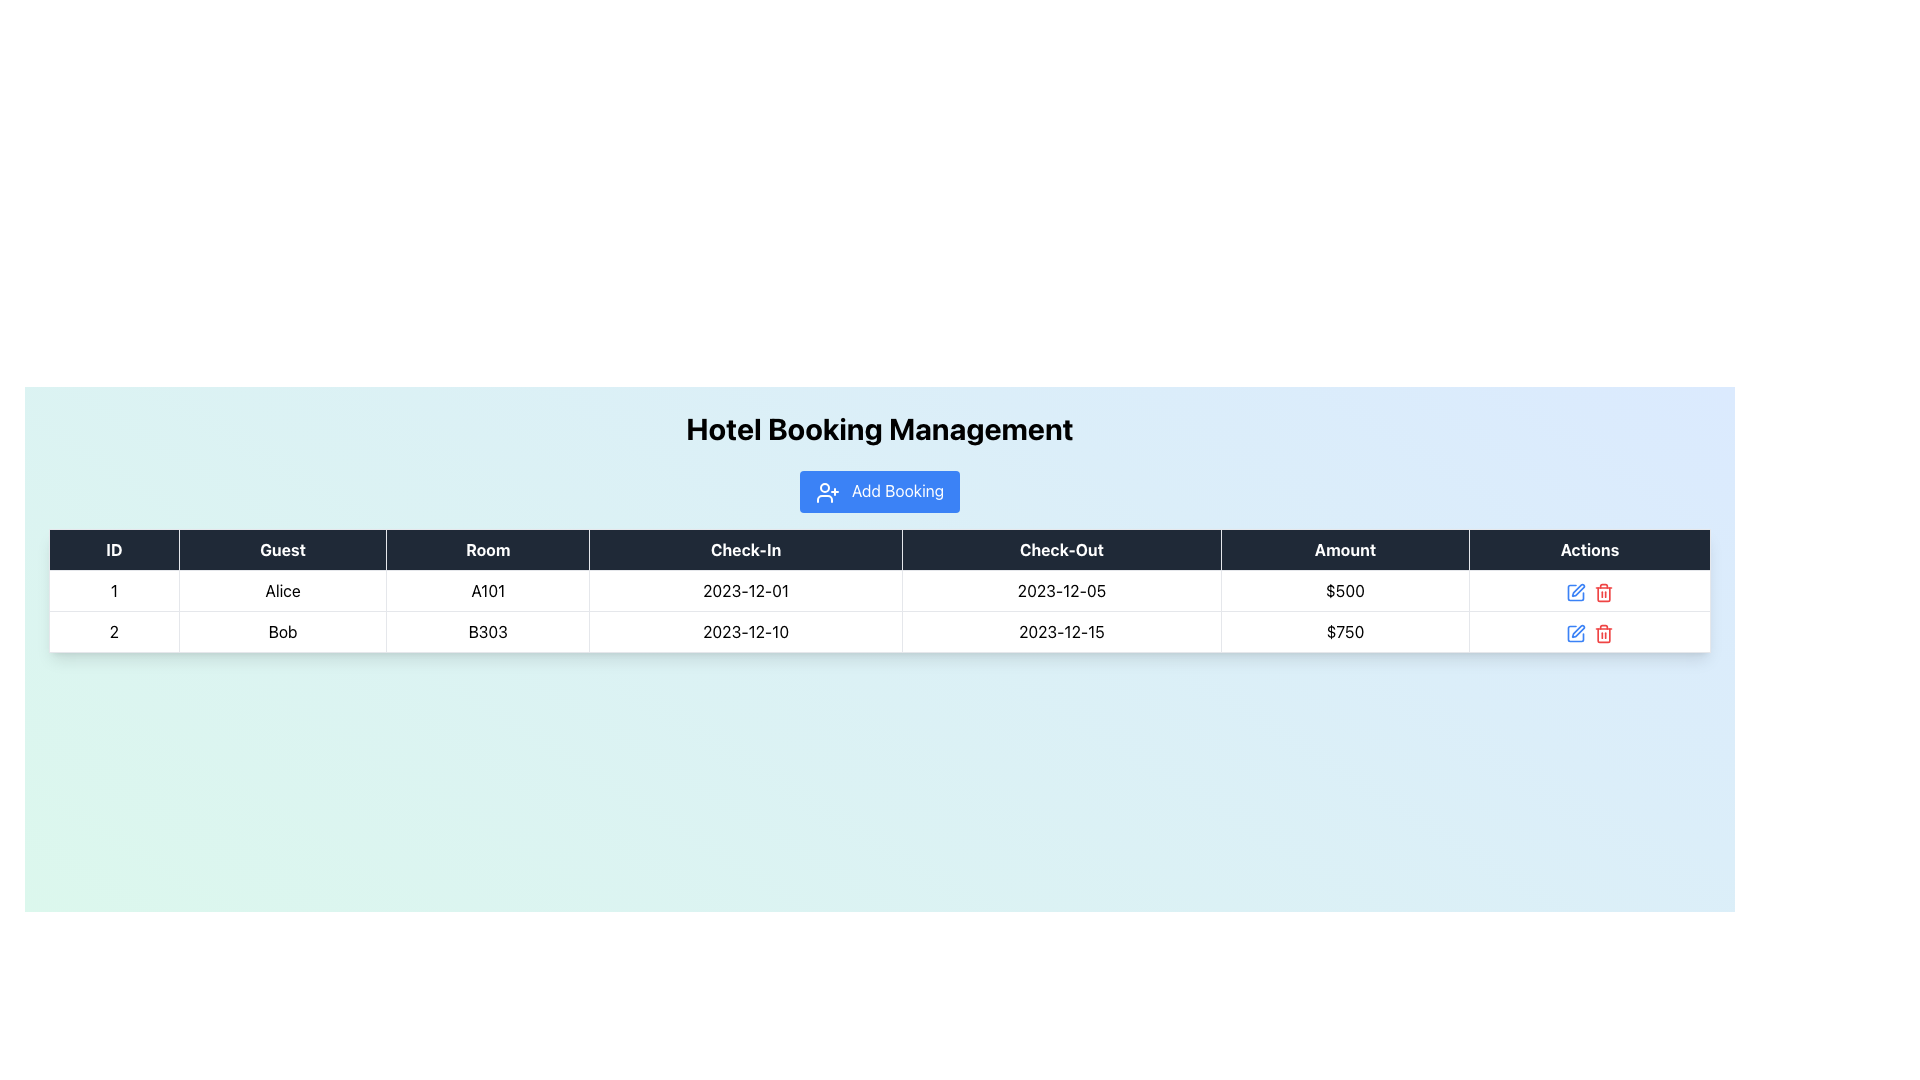  What do you see at coordinates (282, 589) in the screenshot?
I see `text in the table cell displaying the guest's name 'Alice' located in the second column of the first row in the Hotel Booking Management section` at bounding box center [282, 589].